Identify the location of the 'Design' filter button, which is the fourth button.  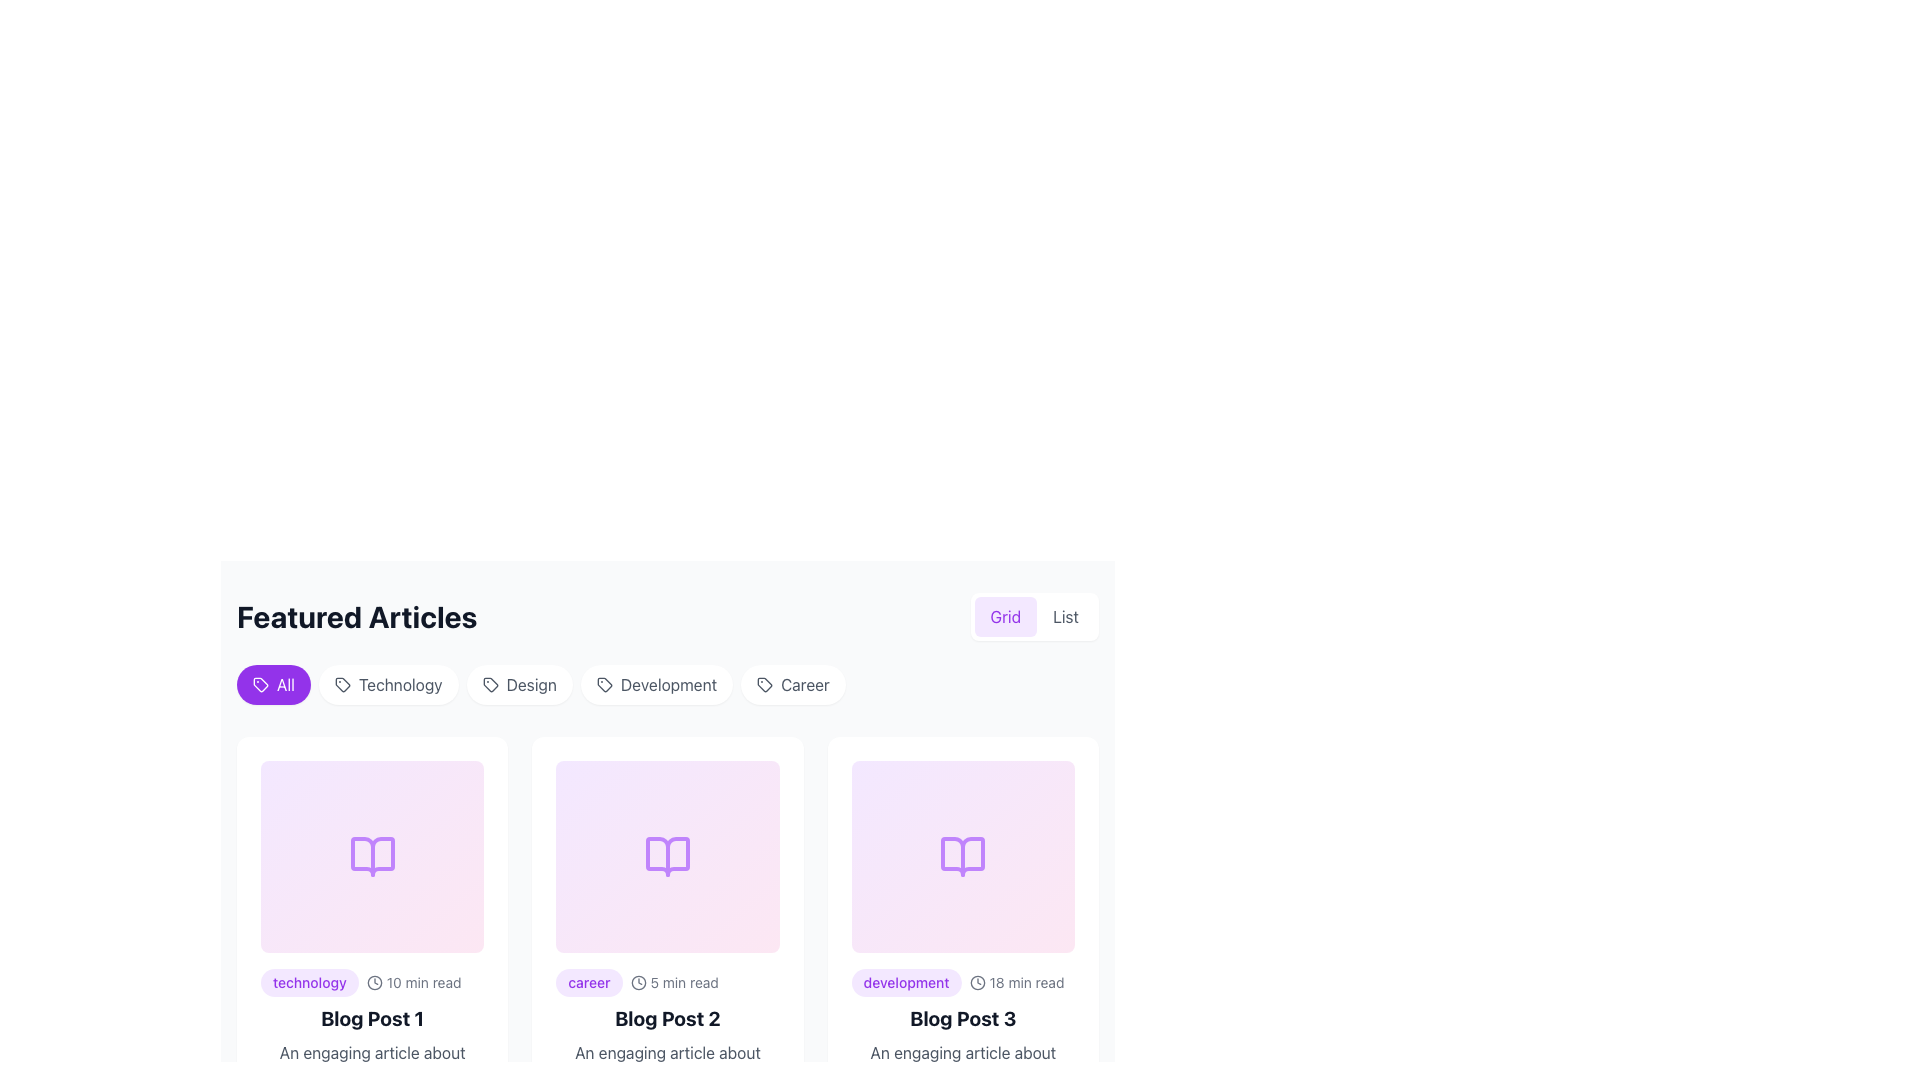
(519, 684).